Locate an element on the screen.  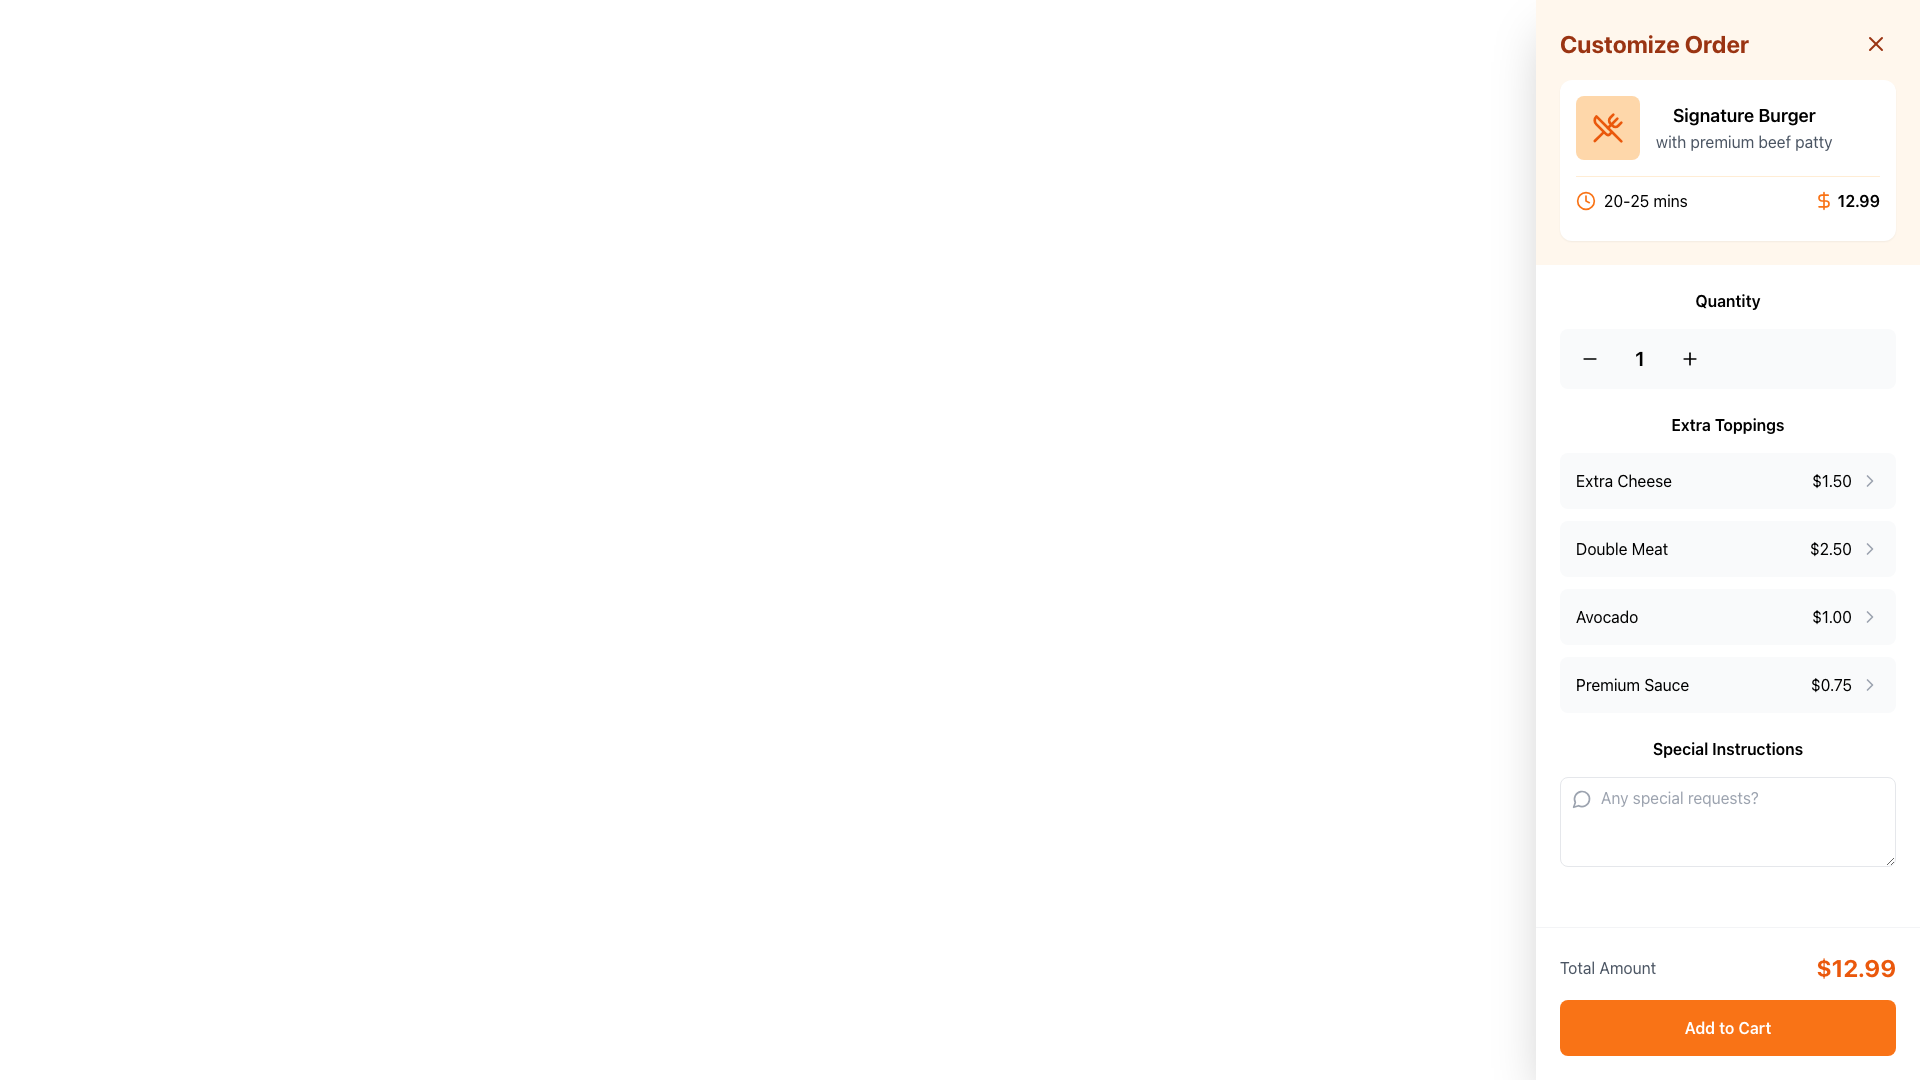
the price indicator for the 'Extra Cheese' topping option, which is located to the right of the 'Extra Cheese' text in the 'Extra Toppings' section is located at coordinates (1845, 481).